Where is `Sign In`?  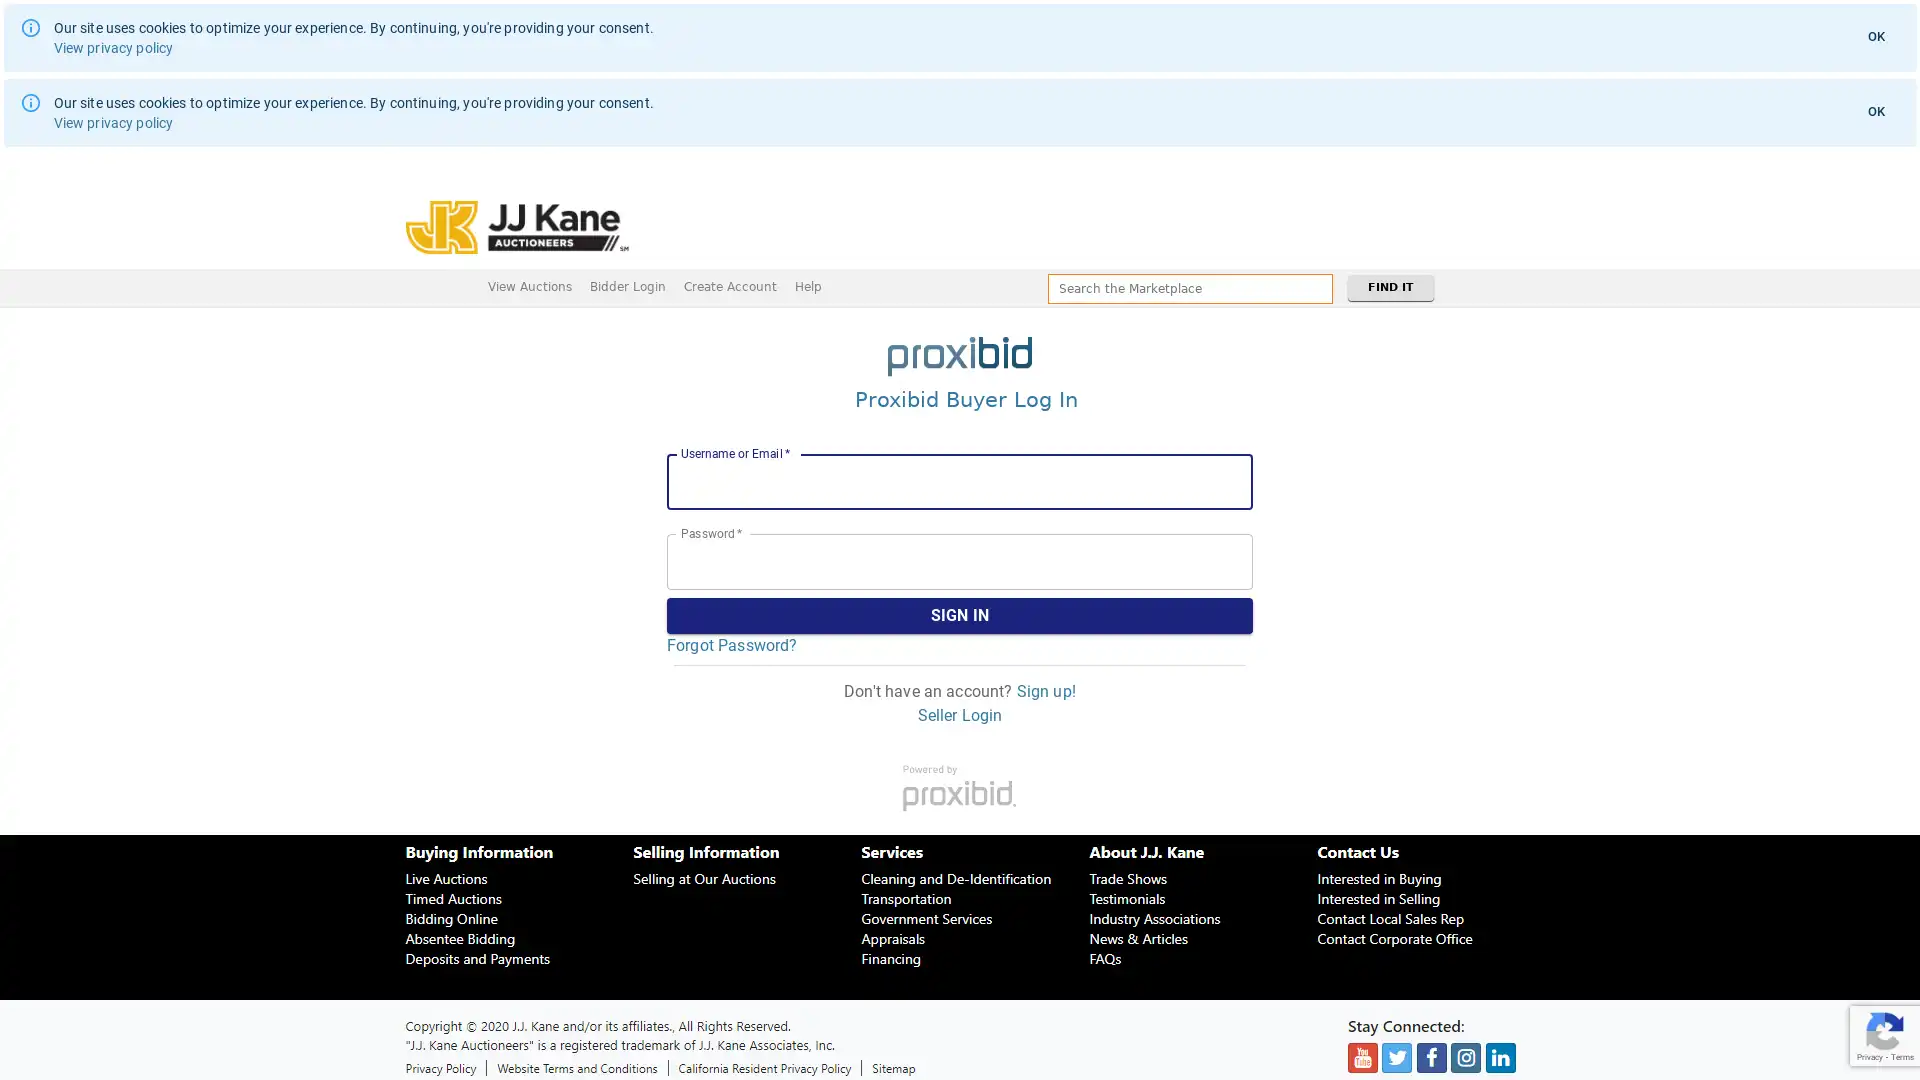 Sign In is located at coordinates (960, 615).